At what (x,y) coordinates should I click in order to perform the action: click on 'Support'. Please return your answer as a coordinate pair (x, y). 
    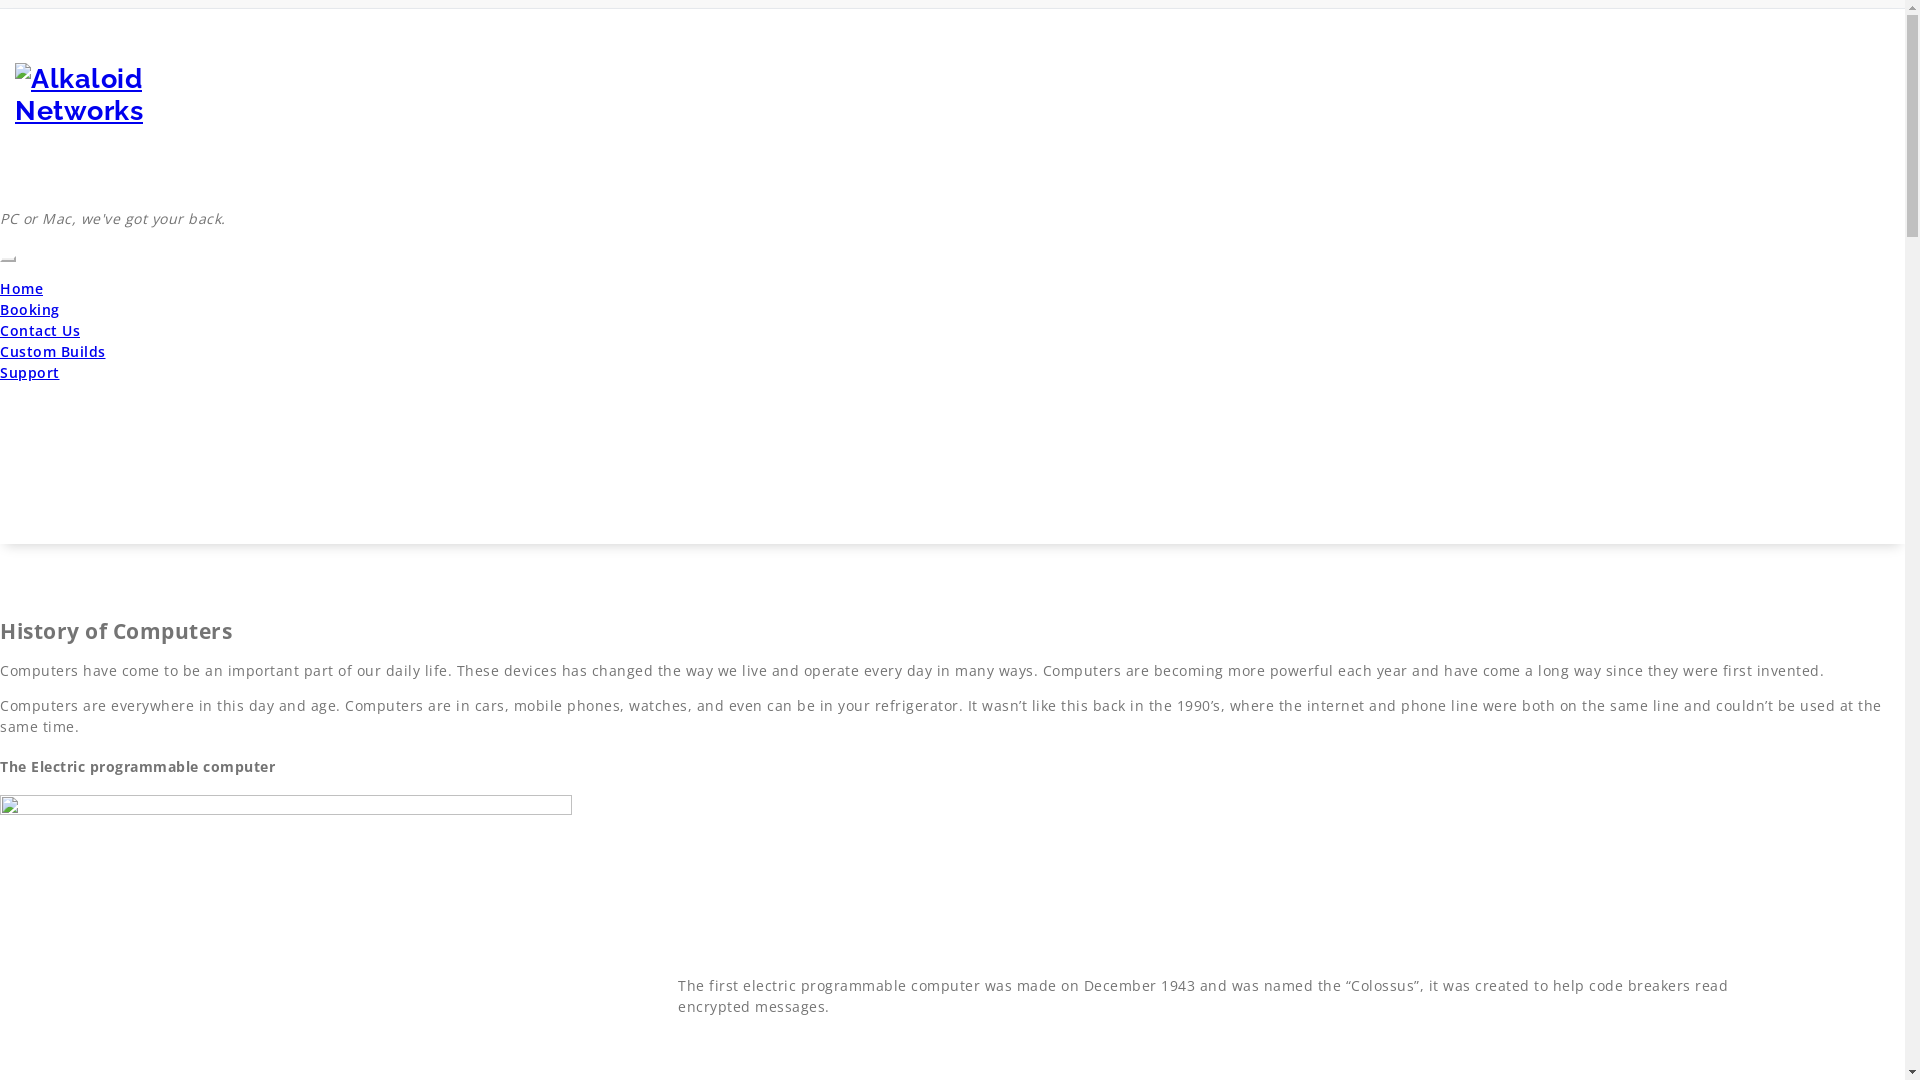
    Looking at the image, I should click on (0, 372).